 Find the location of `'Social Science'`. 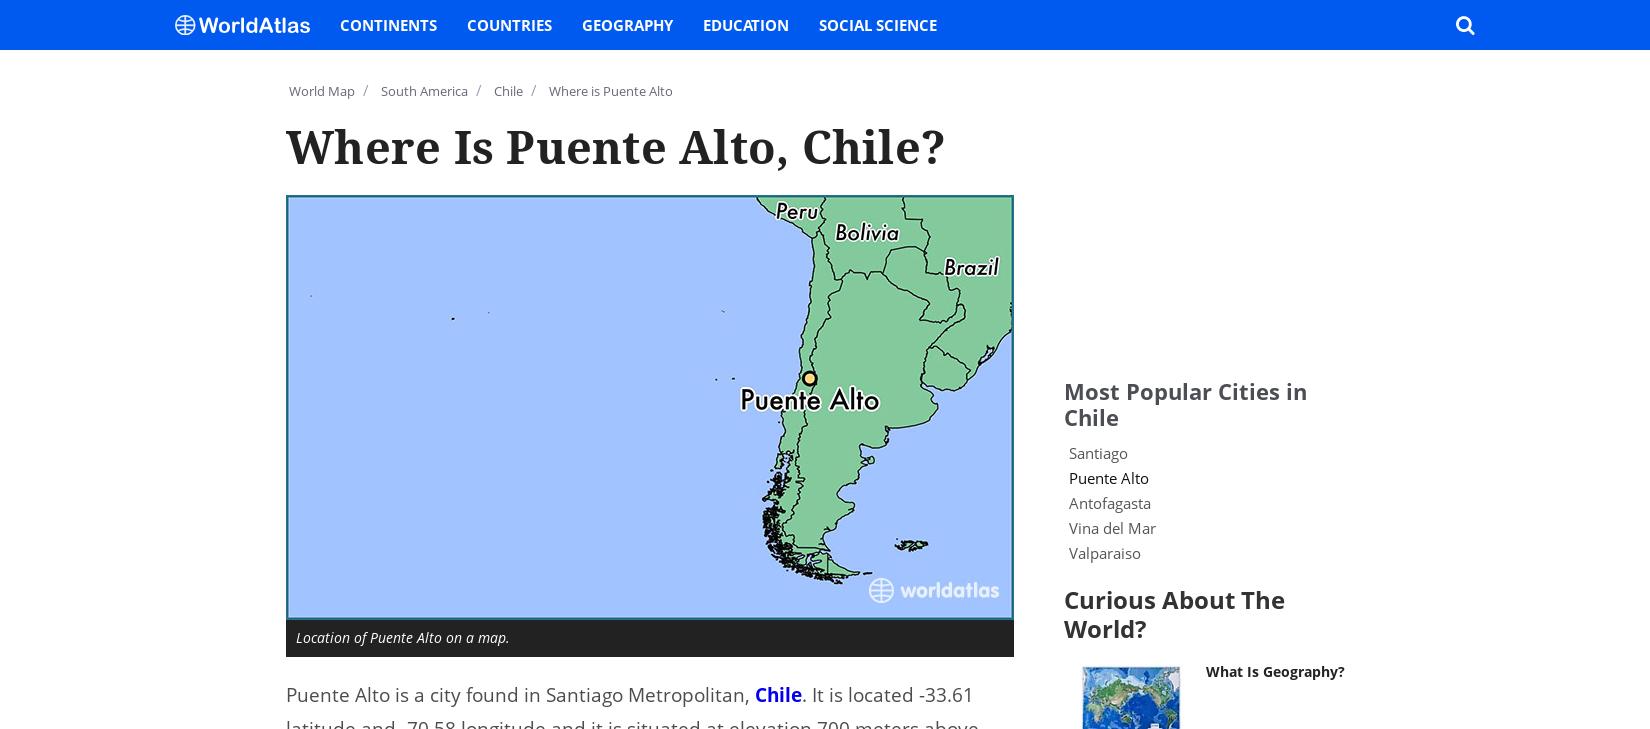

'Social Science' is located at coordinates (818, 22).